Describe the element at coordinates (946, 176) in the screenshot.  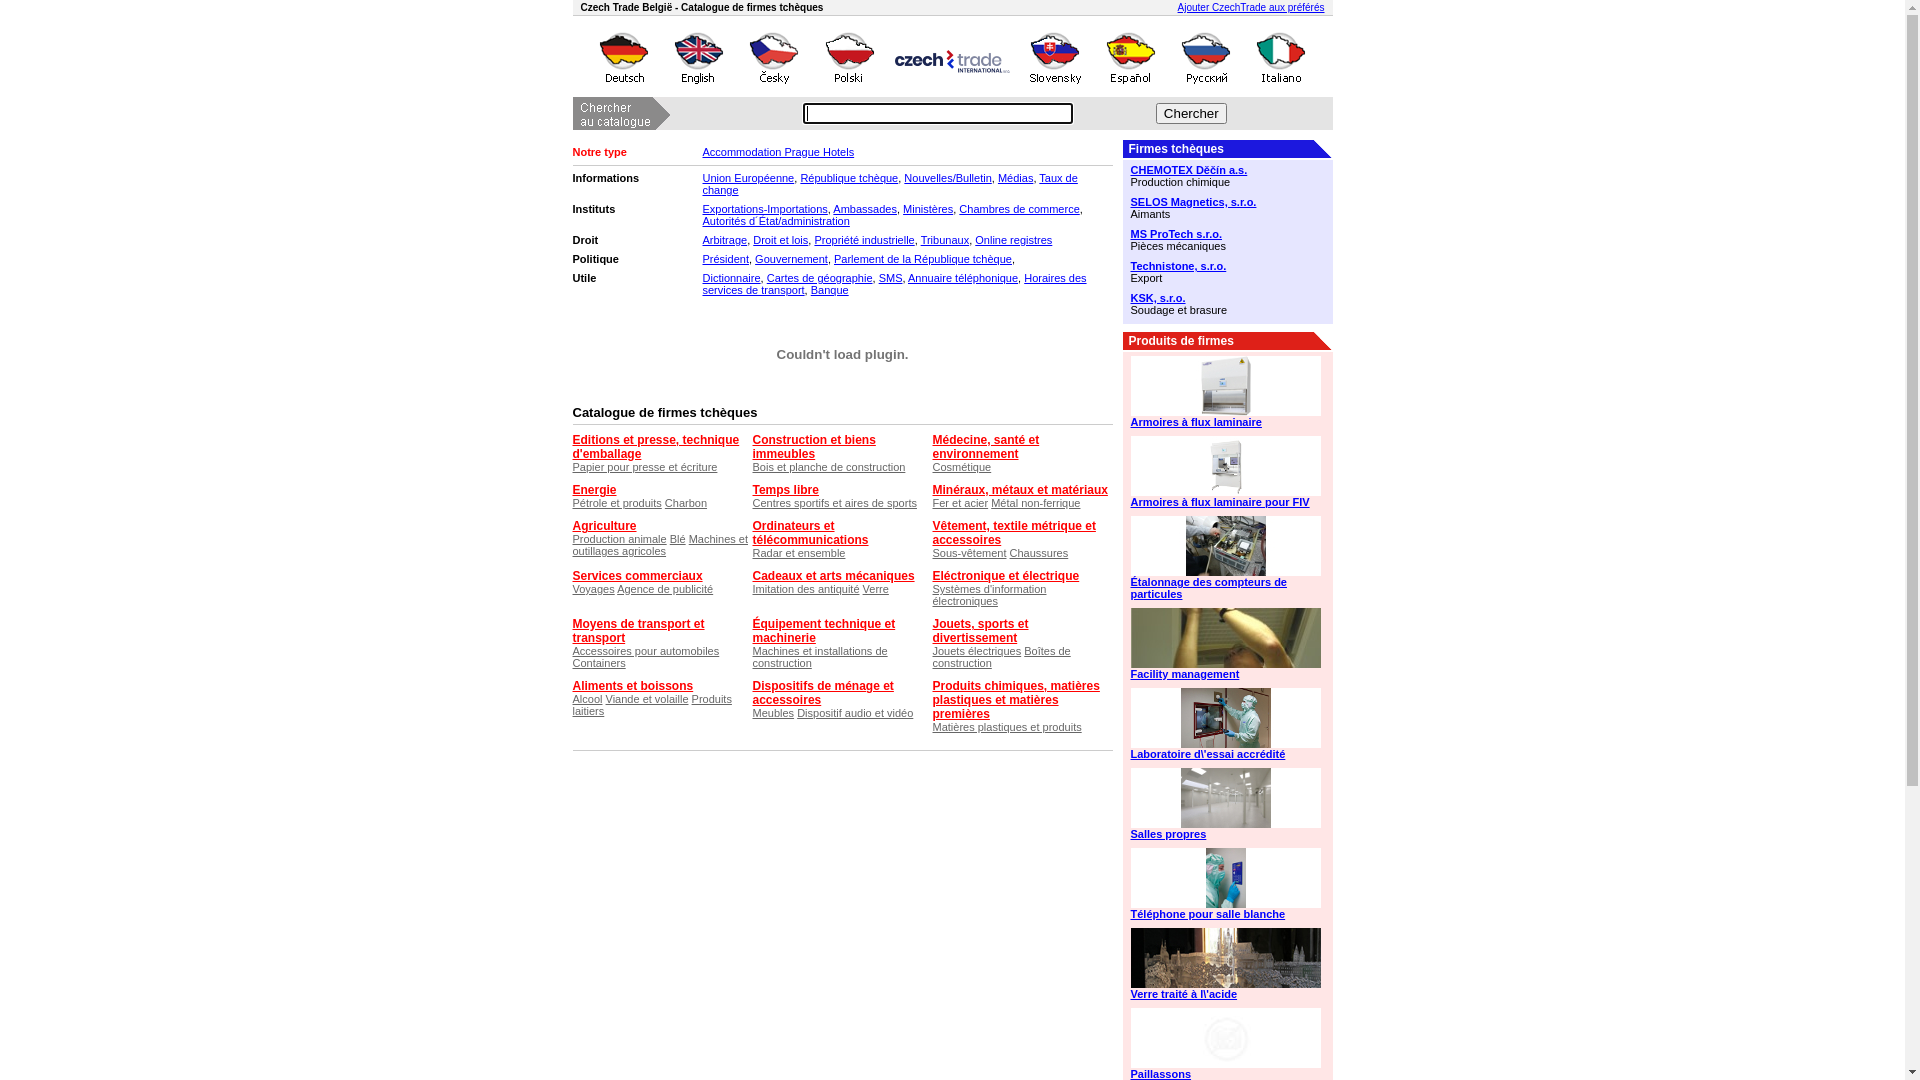
I see `'Nouvelles/Bulletin'` at that location.